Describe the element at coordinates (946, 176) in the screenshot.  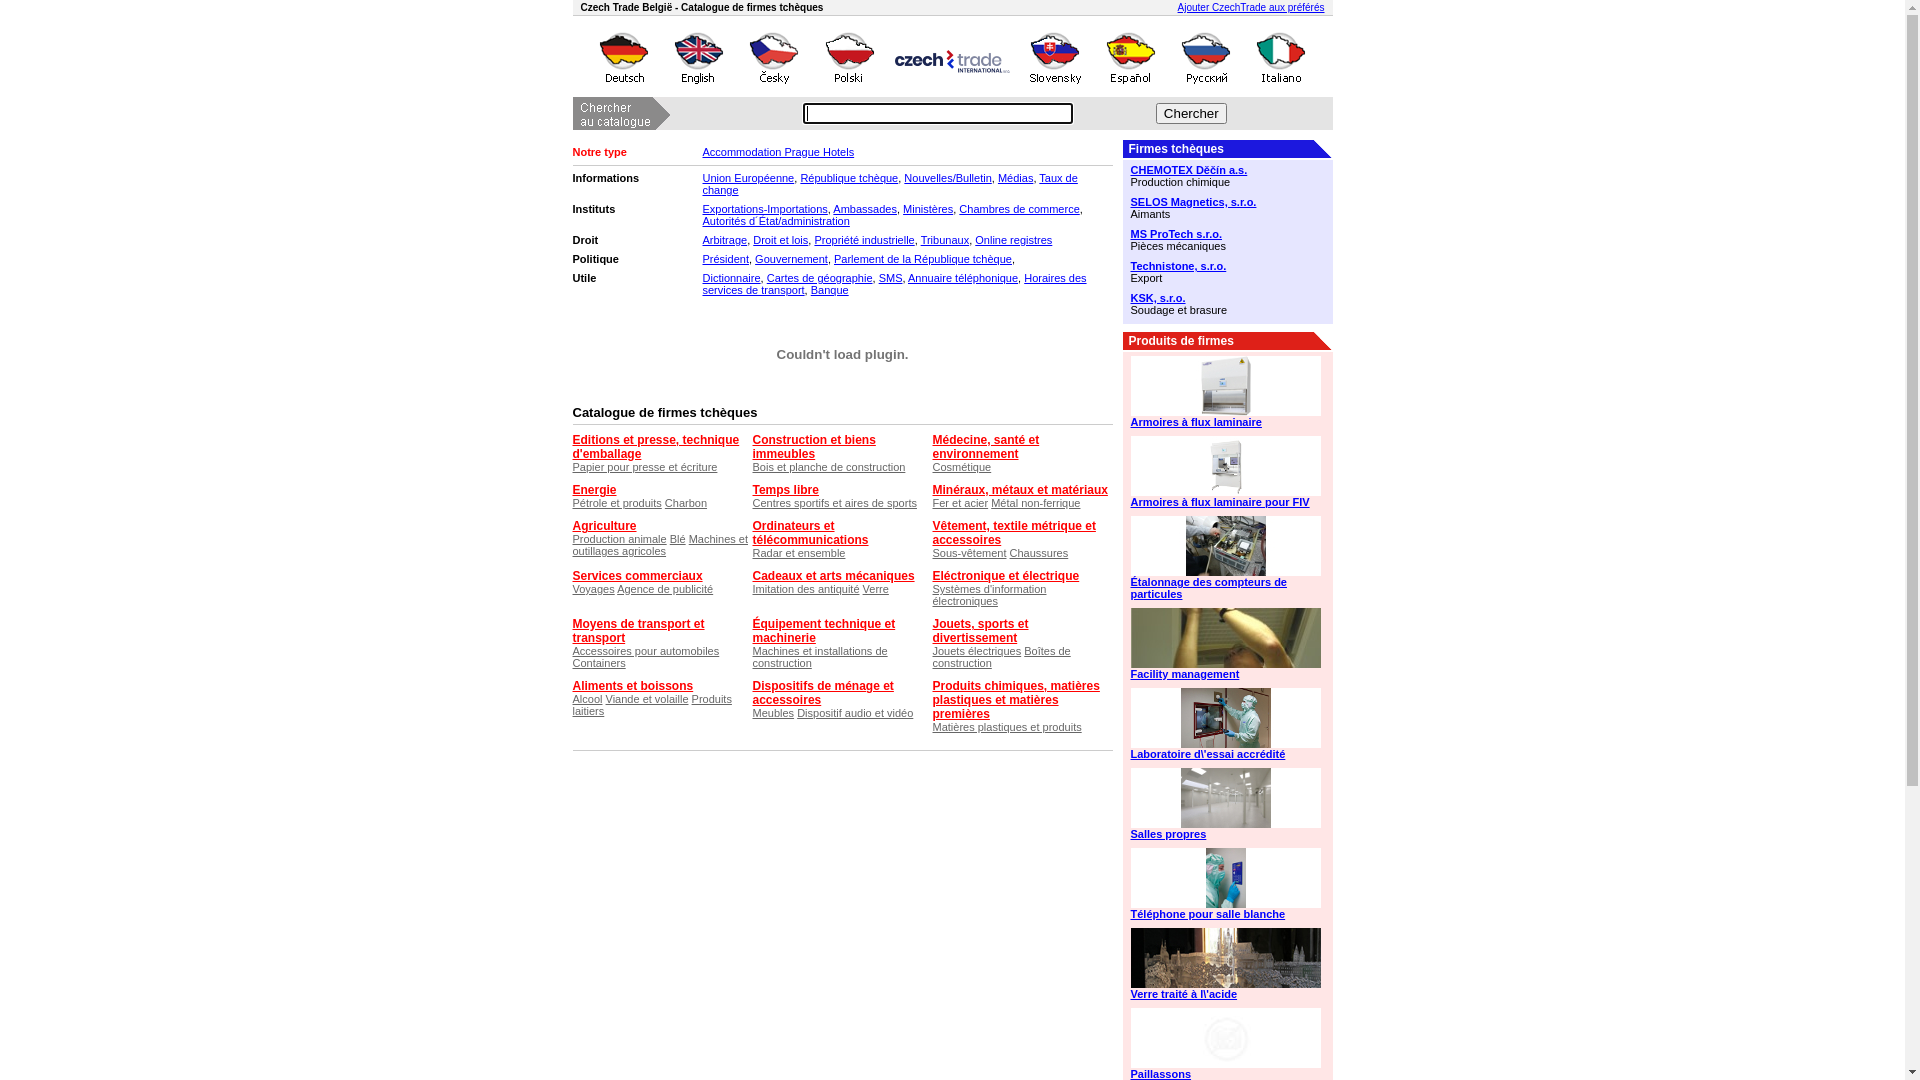
I see `'Nouvelles/Bulletin'` at that location.